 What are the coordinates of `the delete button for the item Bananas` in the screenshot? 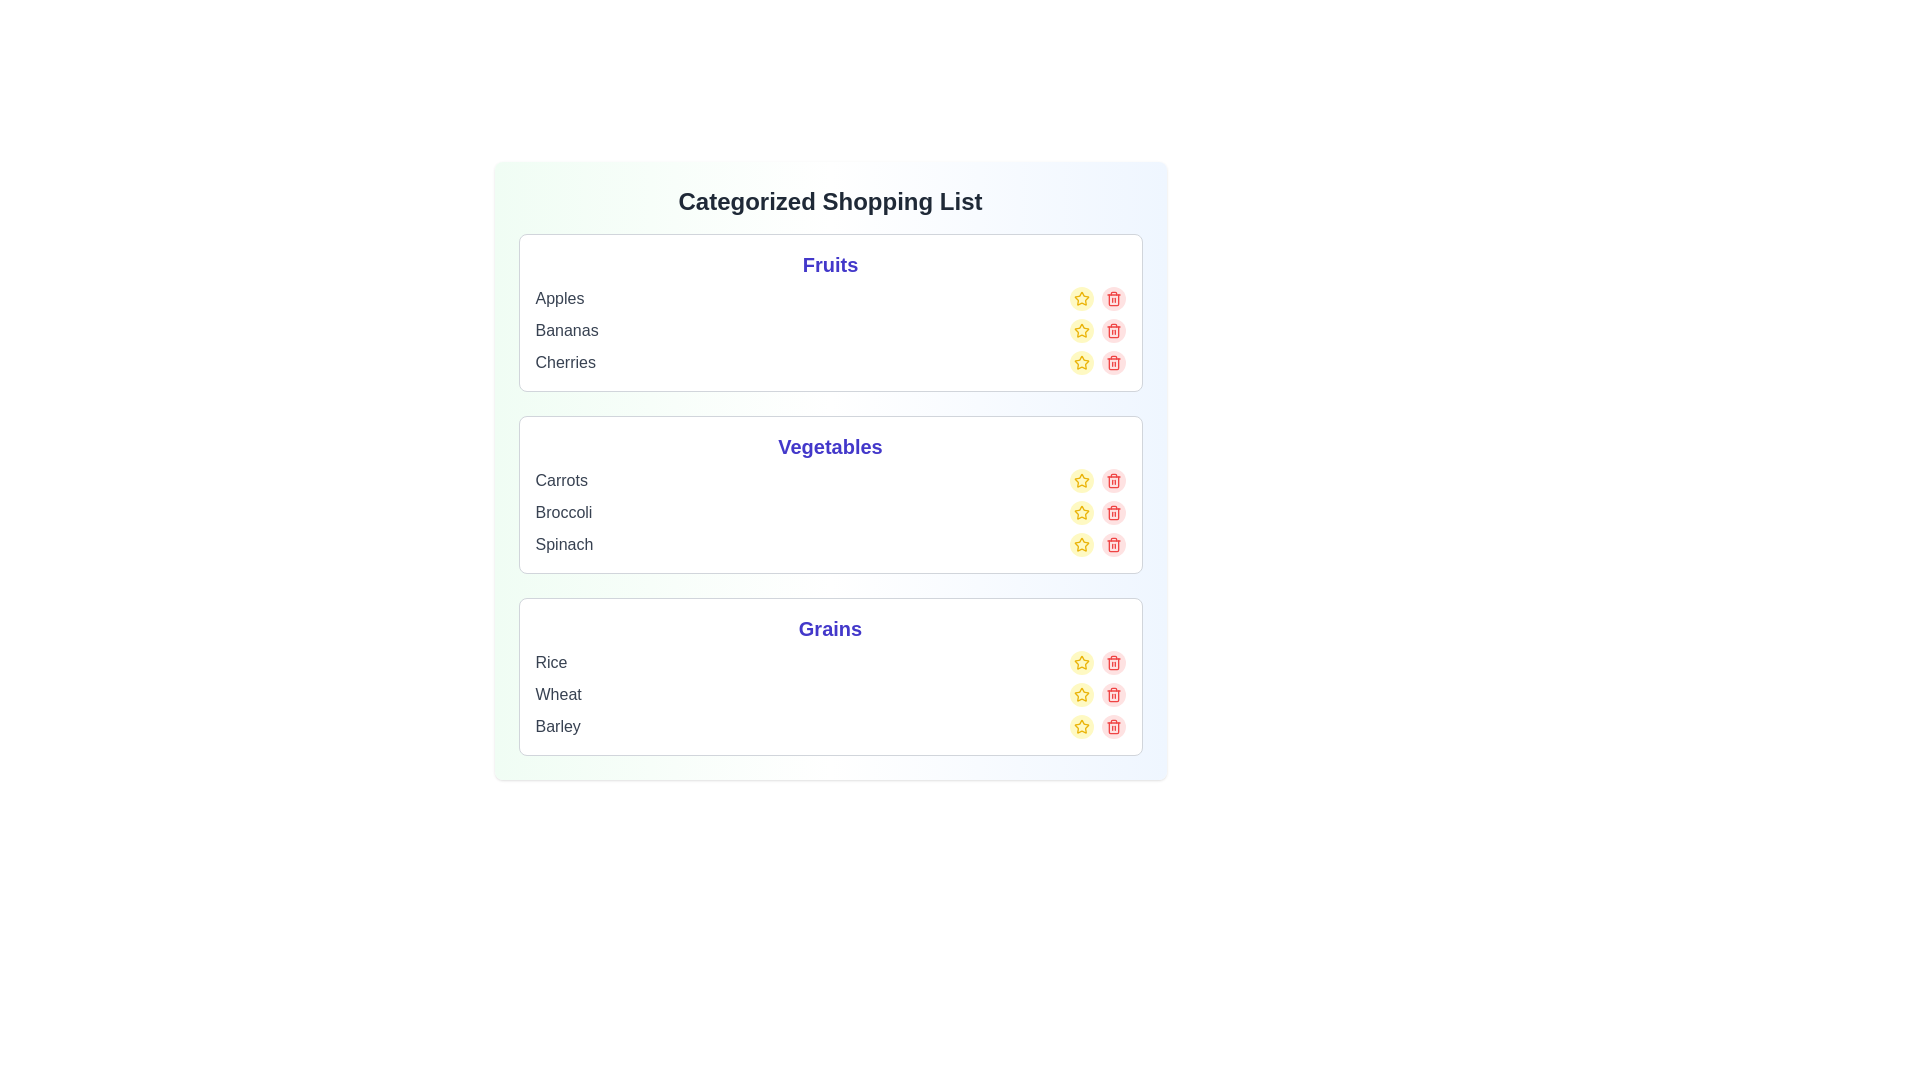 It's located at (1112, 330).